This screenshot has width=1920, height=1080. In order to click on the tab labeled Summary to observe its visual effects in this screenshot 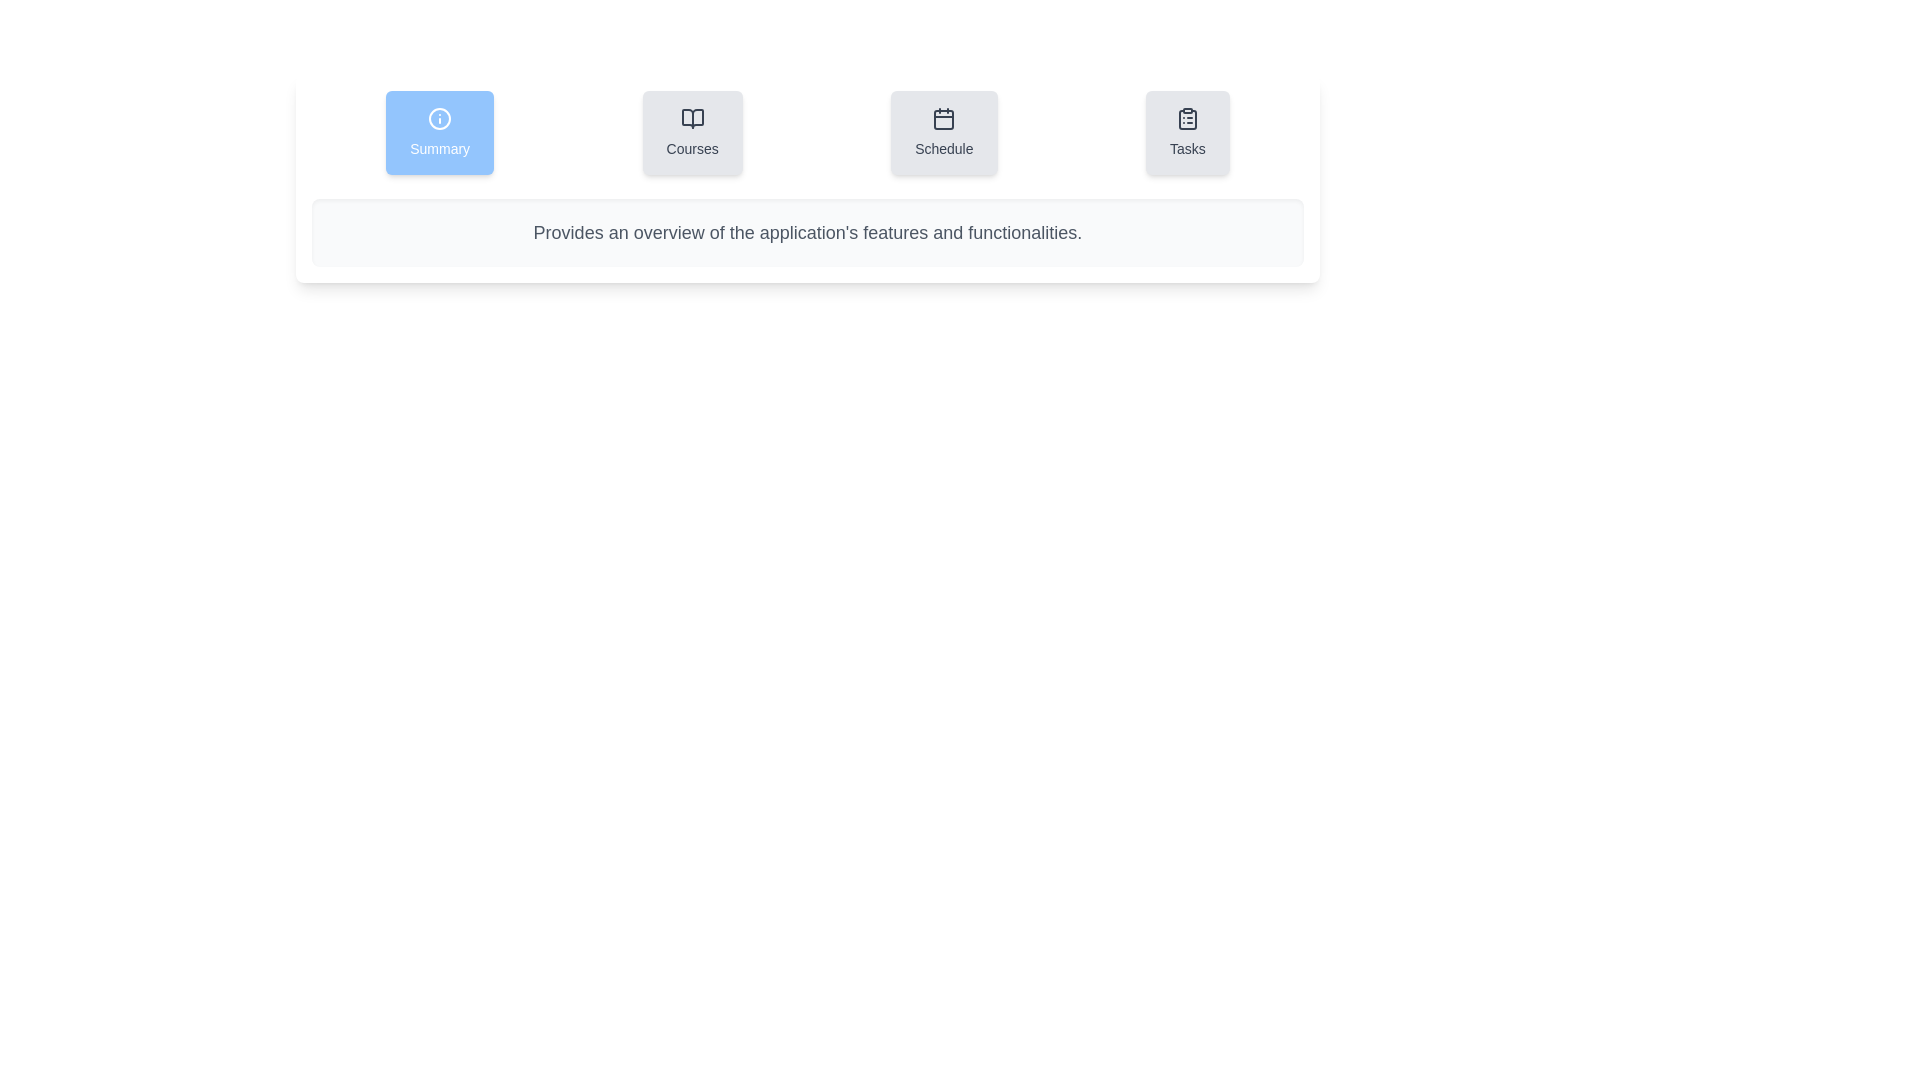, I will do `click(439, 132)`.